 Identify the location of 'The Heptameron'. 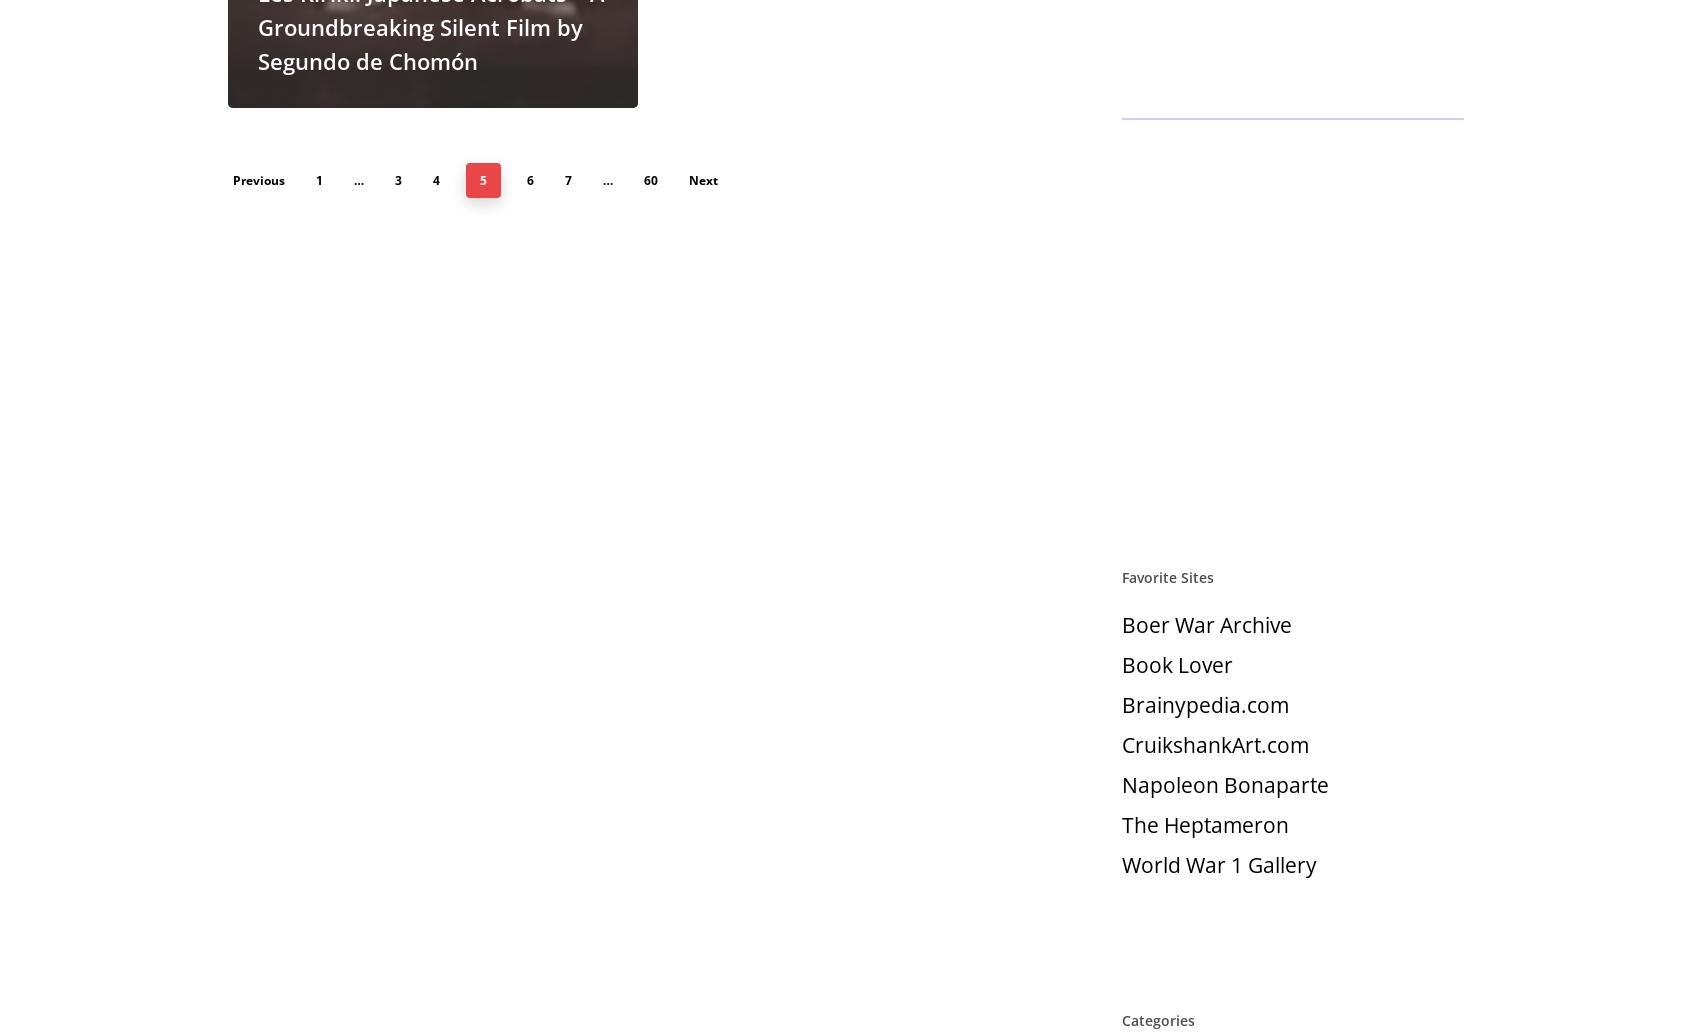
(1204, 824).